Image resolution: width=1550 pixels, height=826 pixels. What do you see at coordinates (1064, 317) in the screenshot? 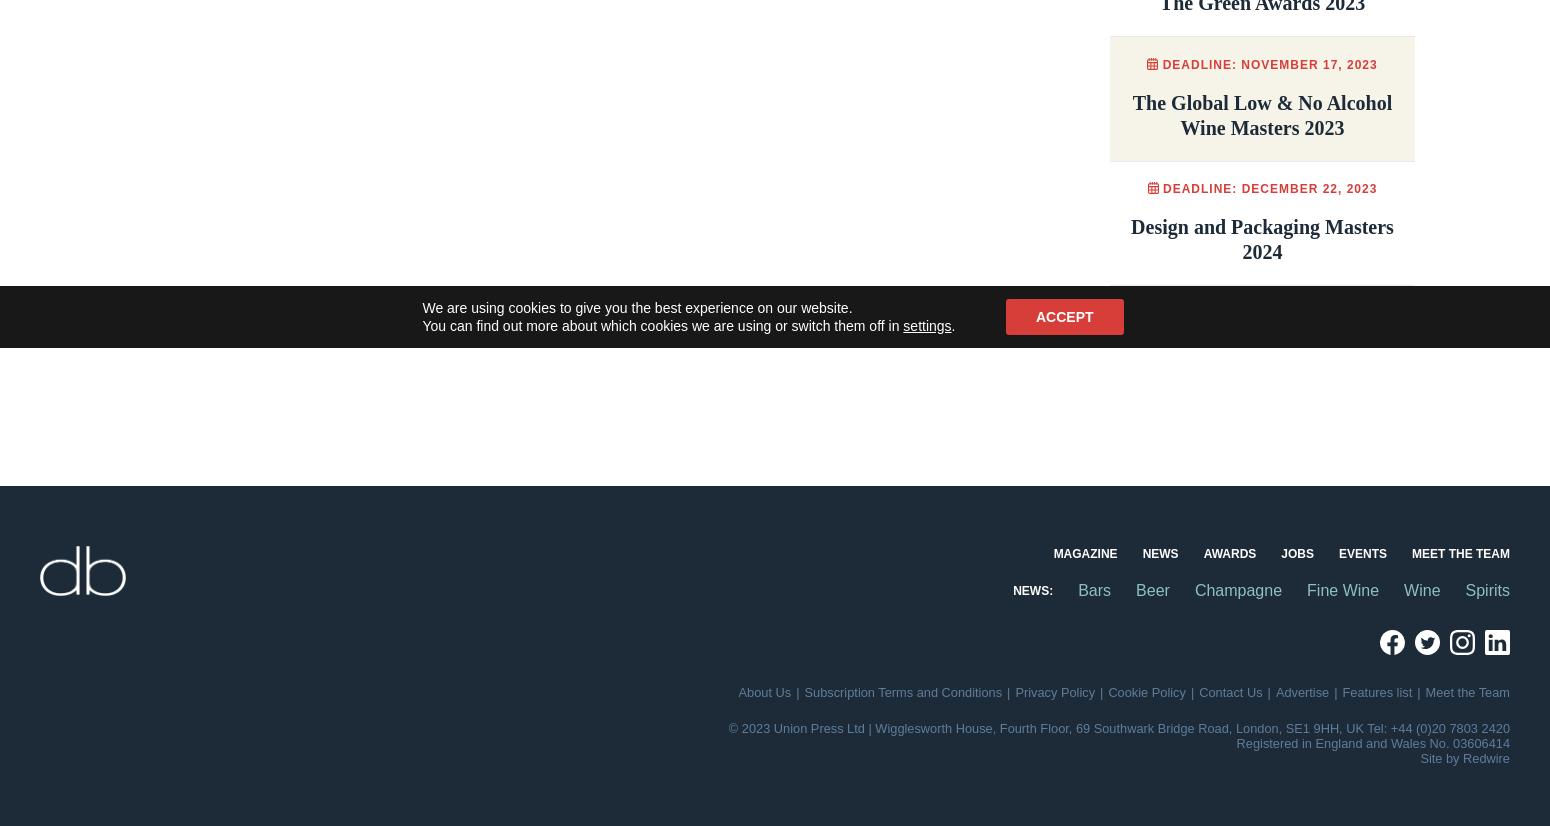
I see `'Accept'` at bounding box center [1064, 317].